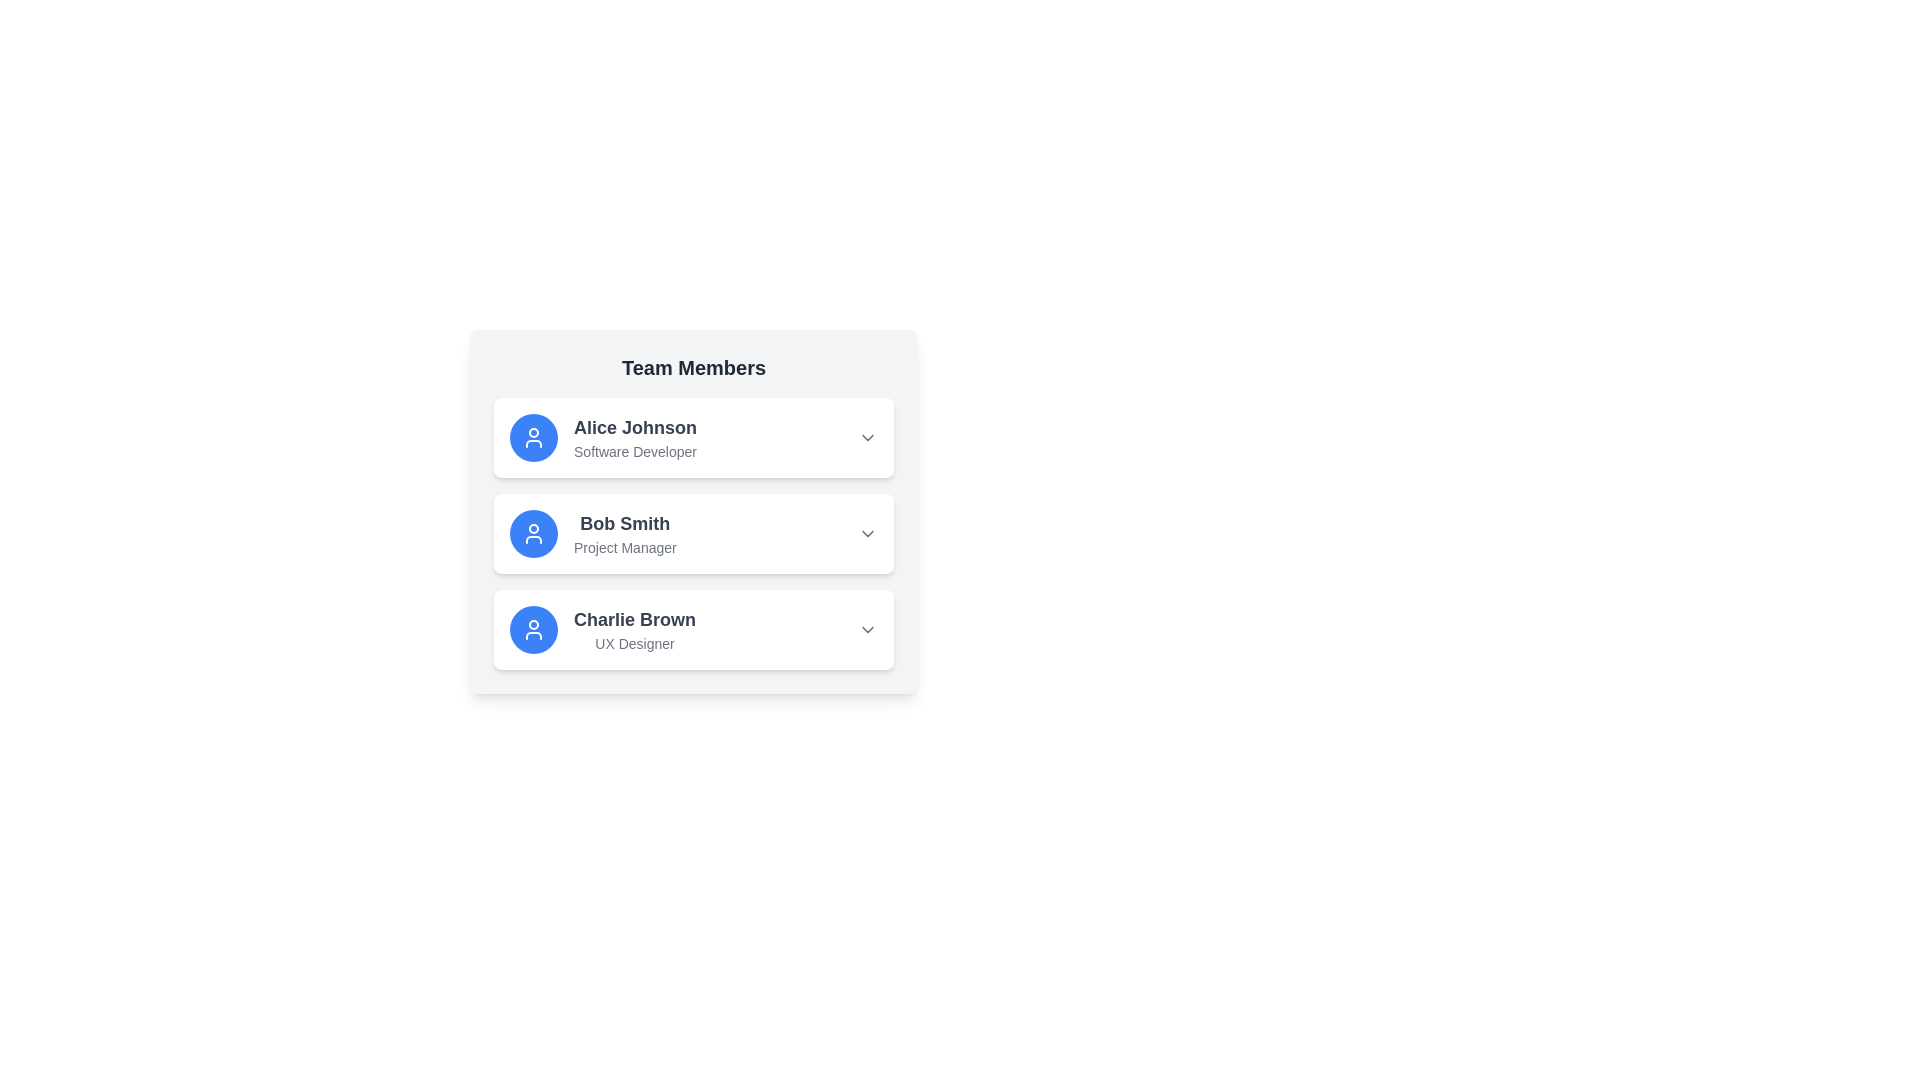  What do you see at coordinates (634, 427) in the screenshot?
I see `the text label displaying the name 'Alice Johnson'` at bounding box center [634, 427].